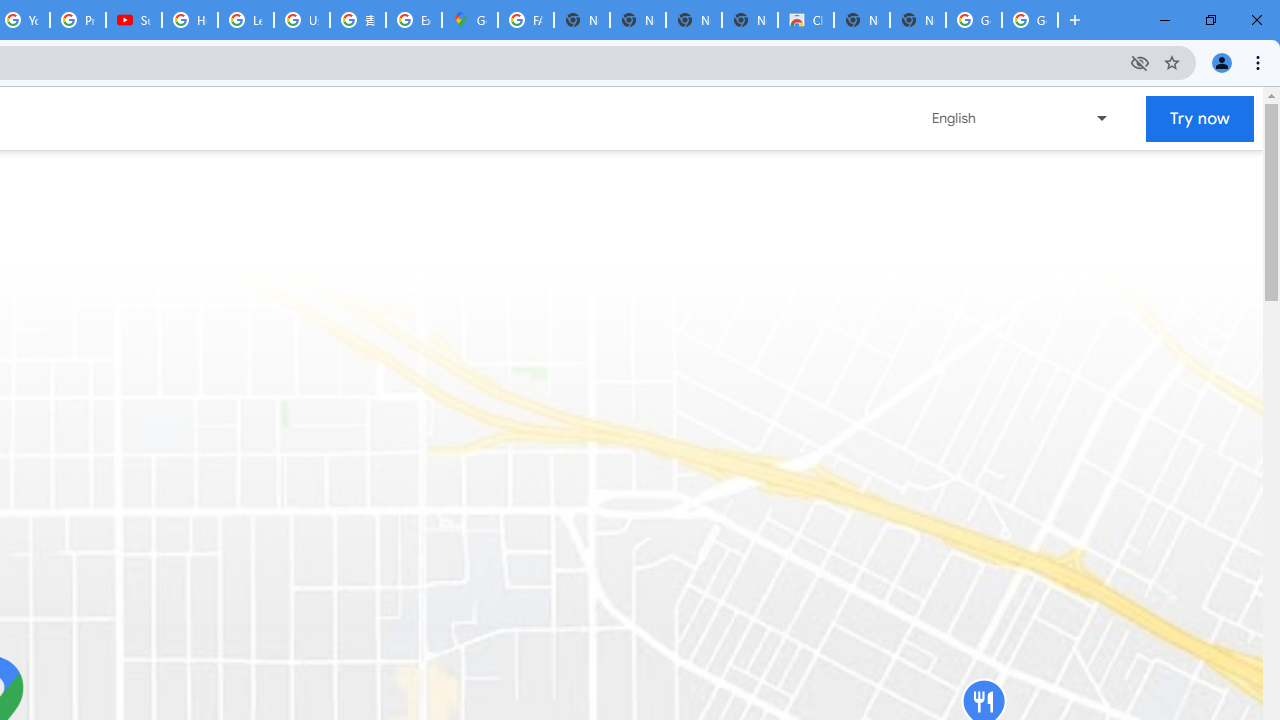  Describe the element at coordinates (468, 20) in the screenshot. I see `'Google Maps'` at that location.